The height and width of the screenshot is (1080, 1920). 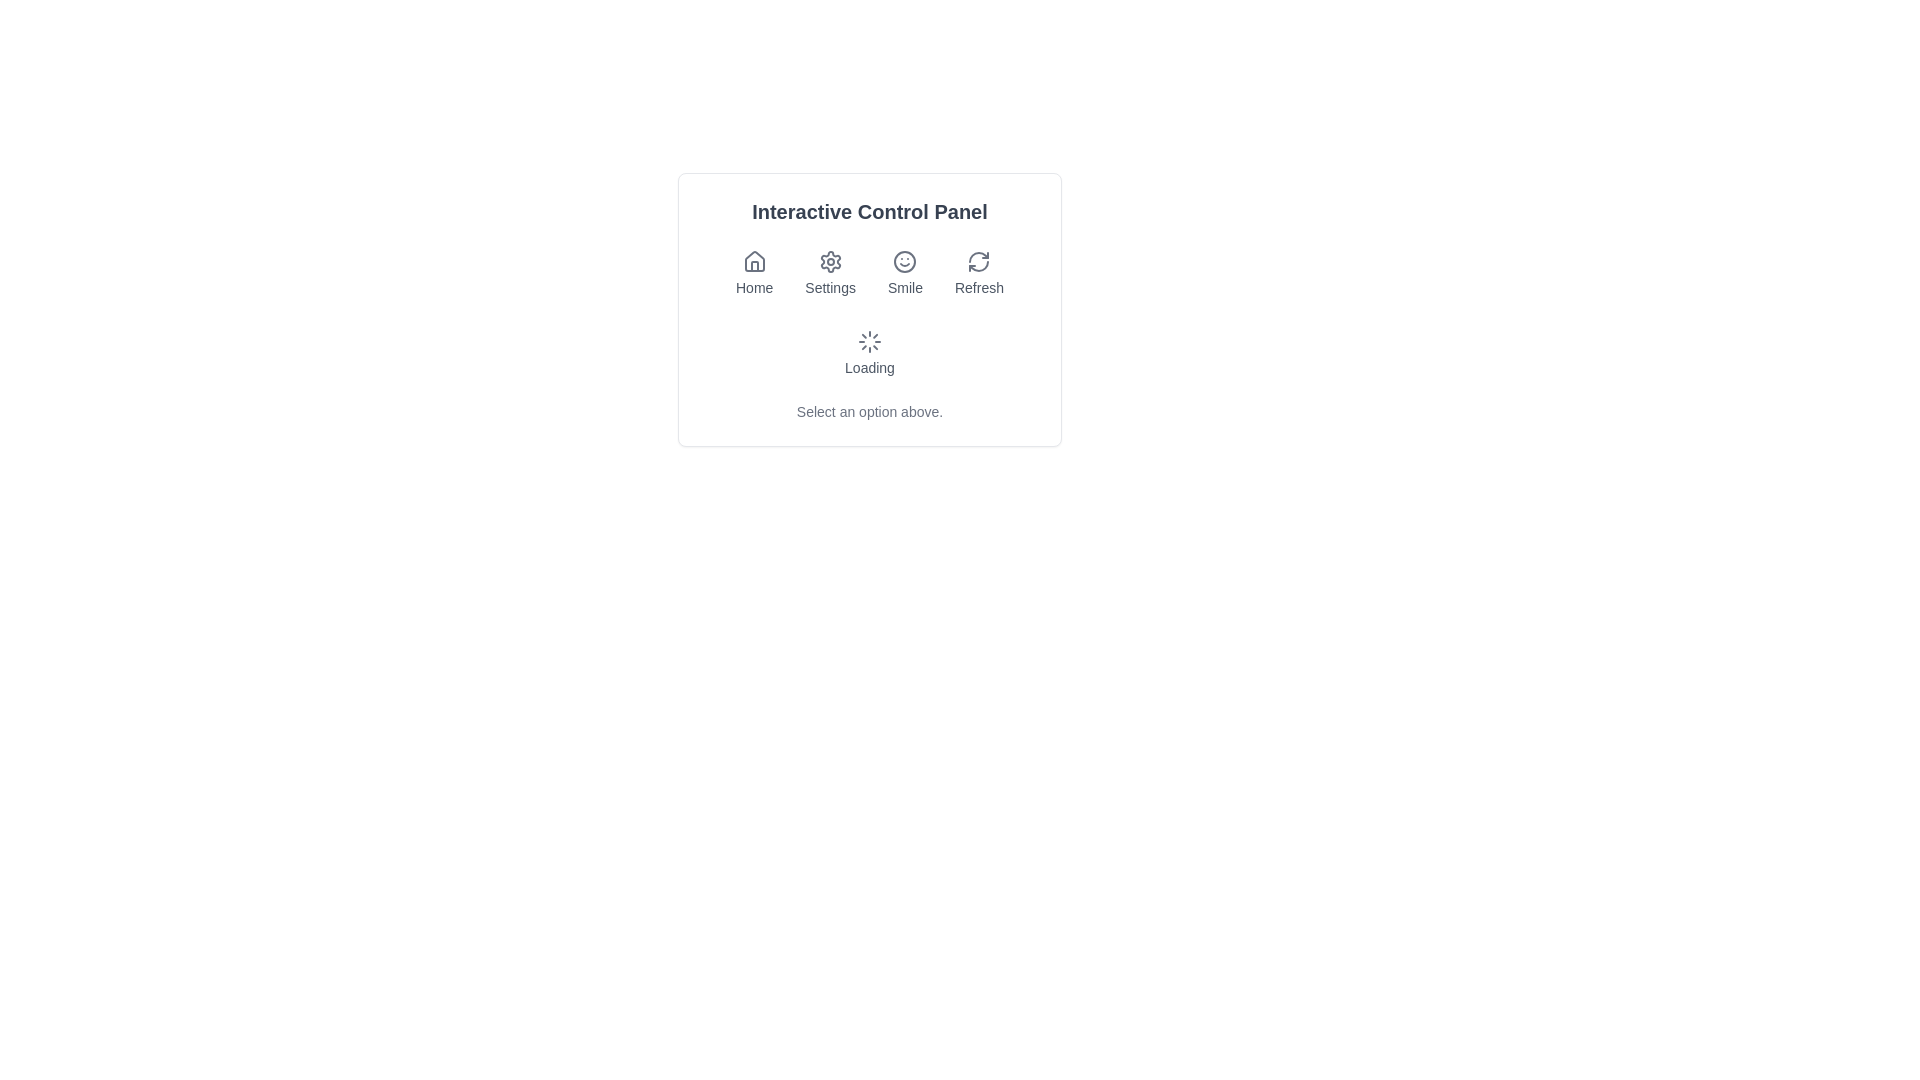 What do you see at coordinates (979, 288) in the screenshot?
I see `the text label located directly below the refresh icon at the top-right corner of the central card, which provides context for the associated icon's functionality` at bounding box center [979, 288].